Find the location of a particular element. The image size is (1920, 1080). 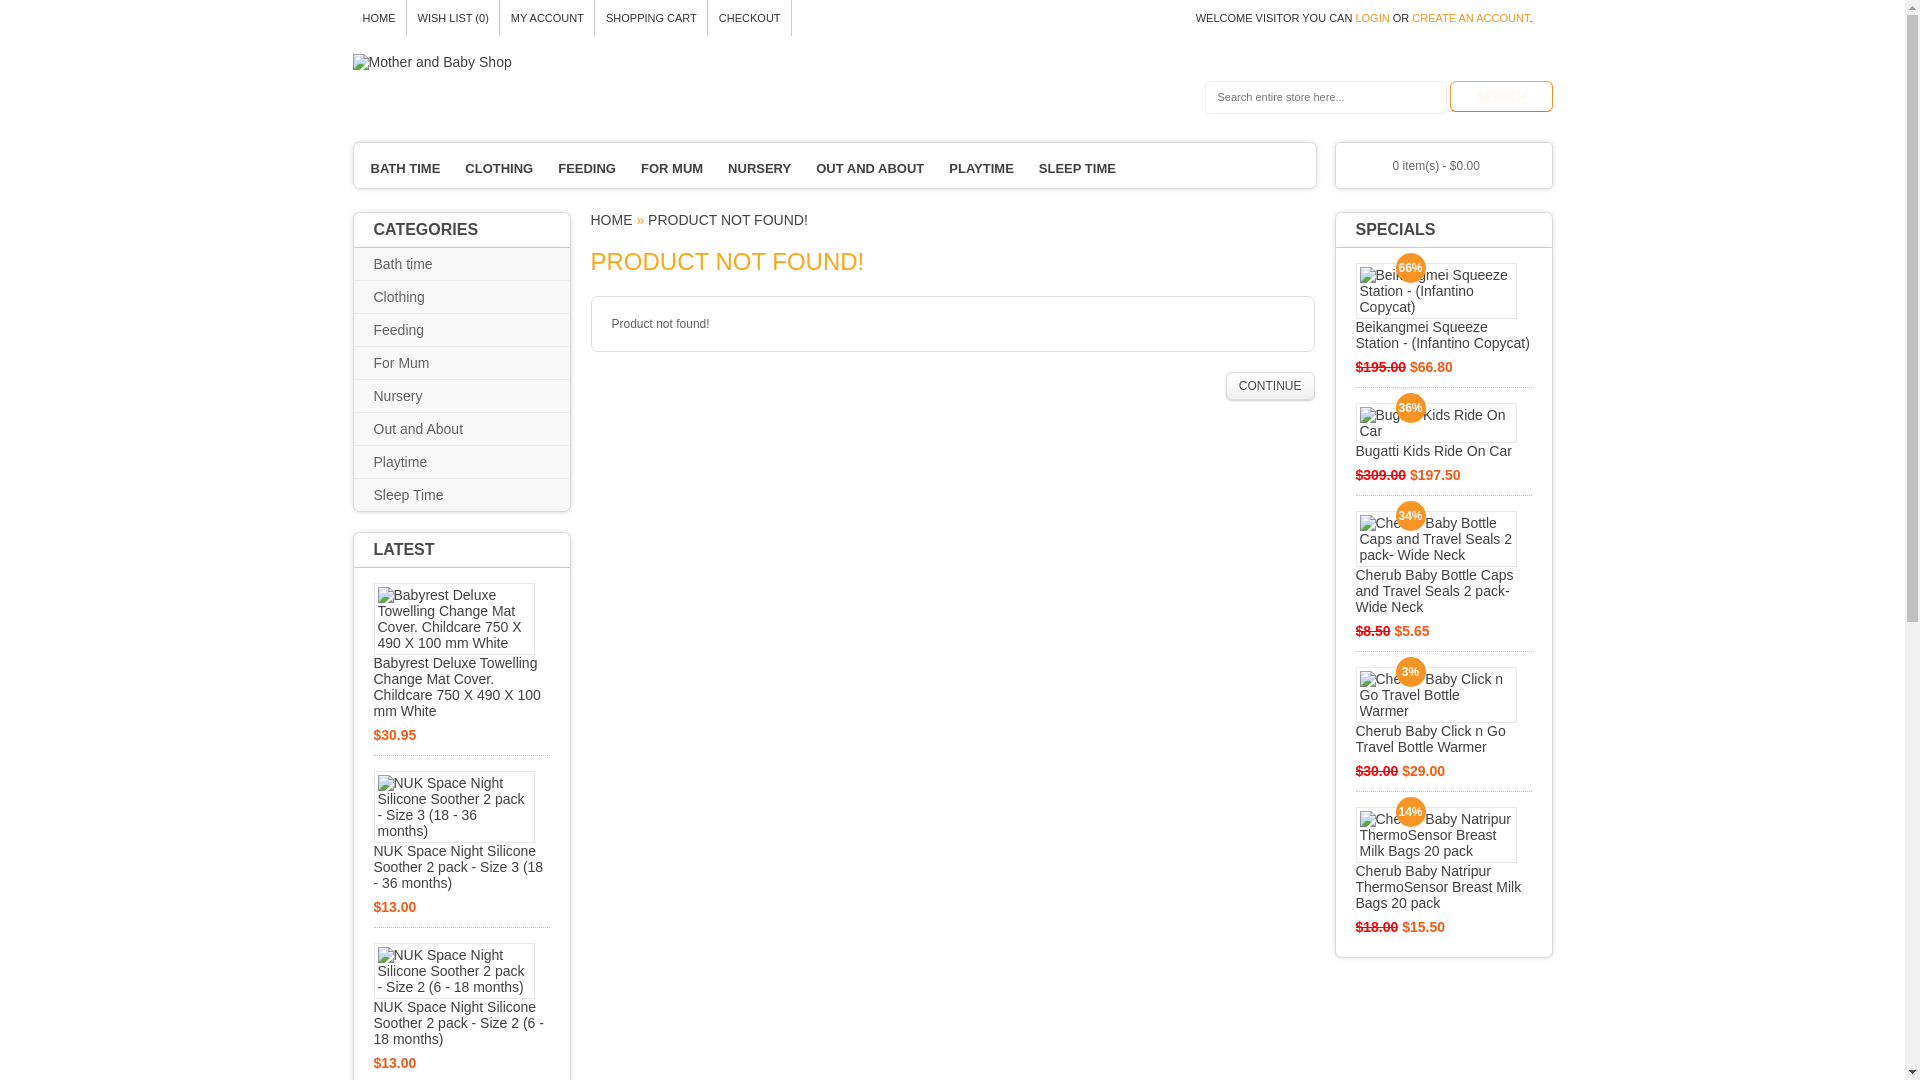

'Bugatti Kids Ride On Car' is located at coordinates (1444, 430).